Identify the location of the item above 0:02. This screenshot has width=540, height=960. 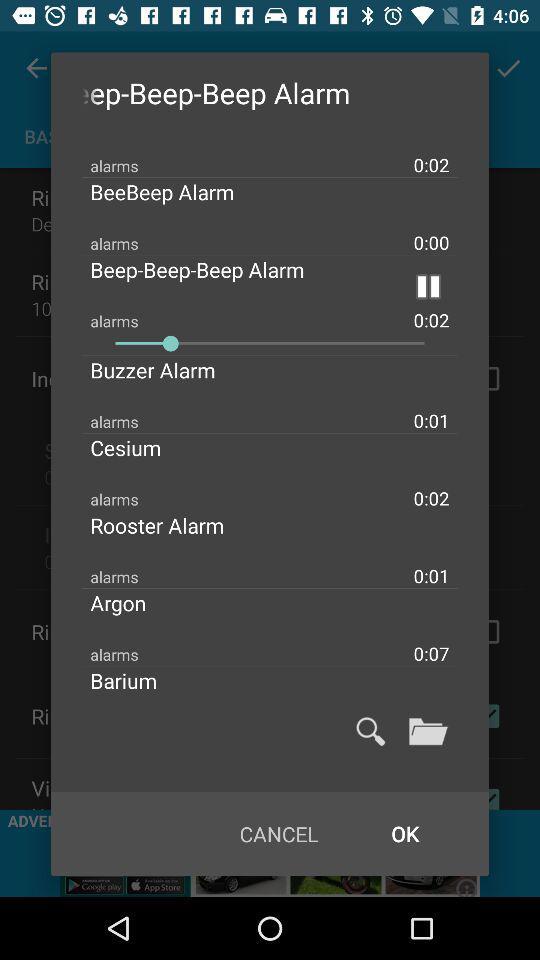
(427, 285).